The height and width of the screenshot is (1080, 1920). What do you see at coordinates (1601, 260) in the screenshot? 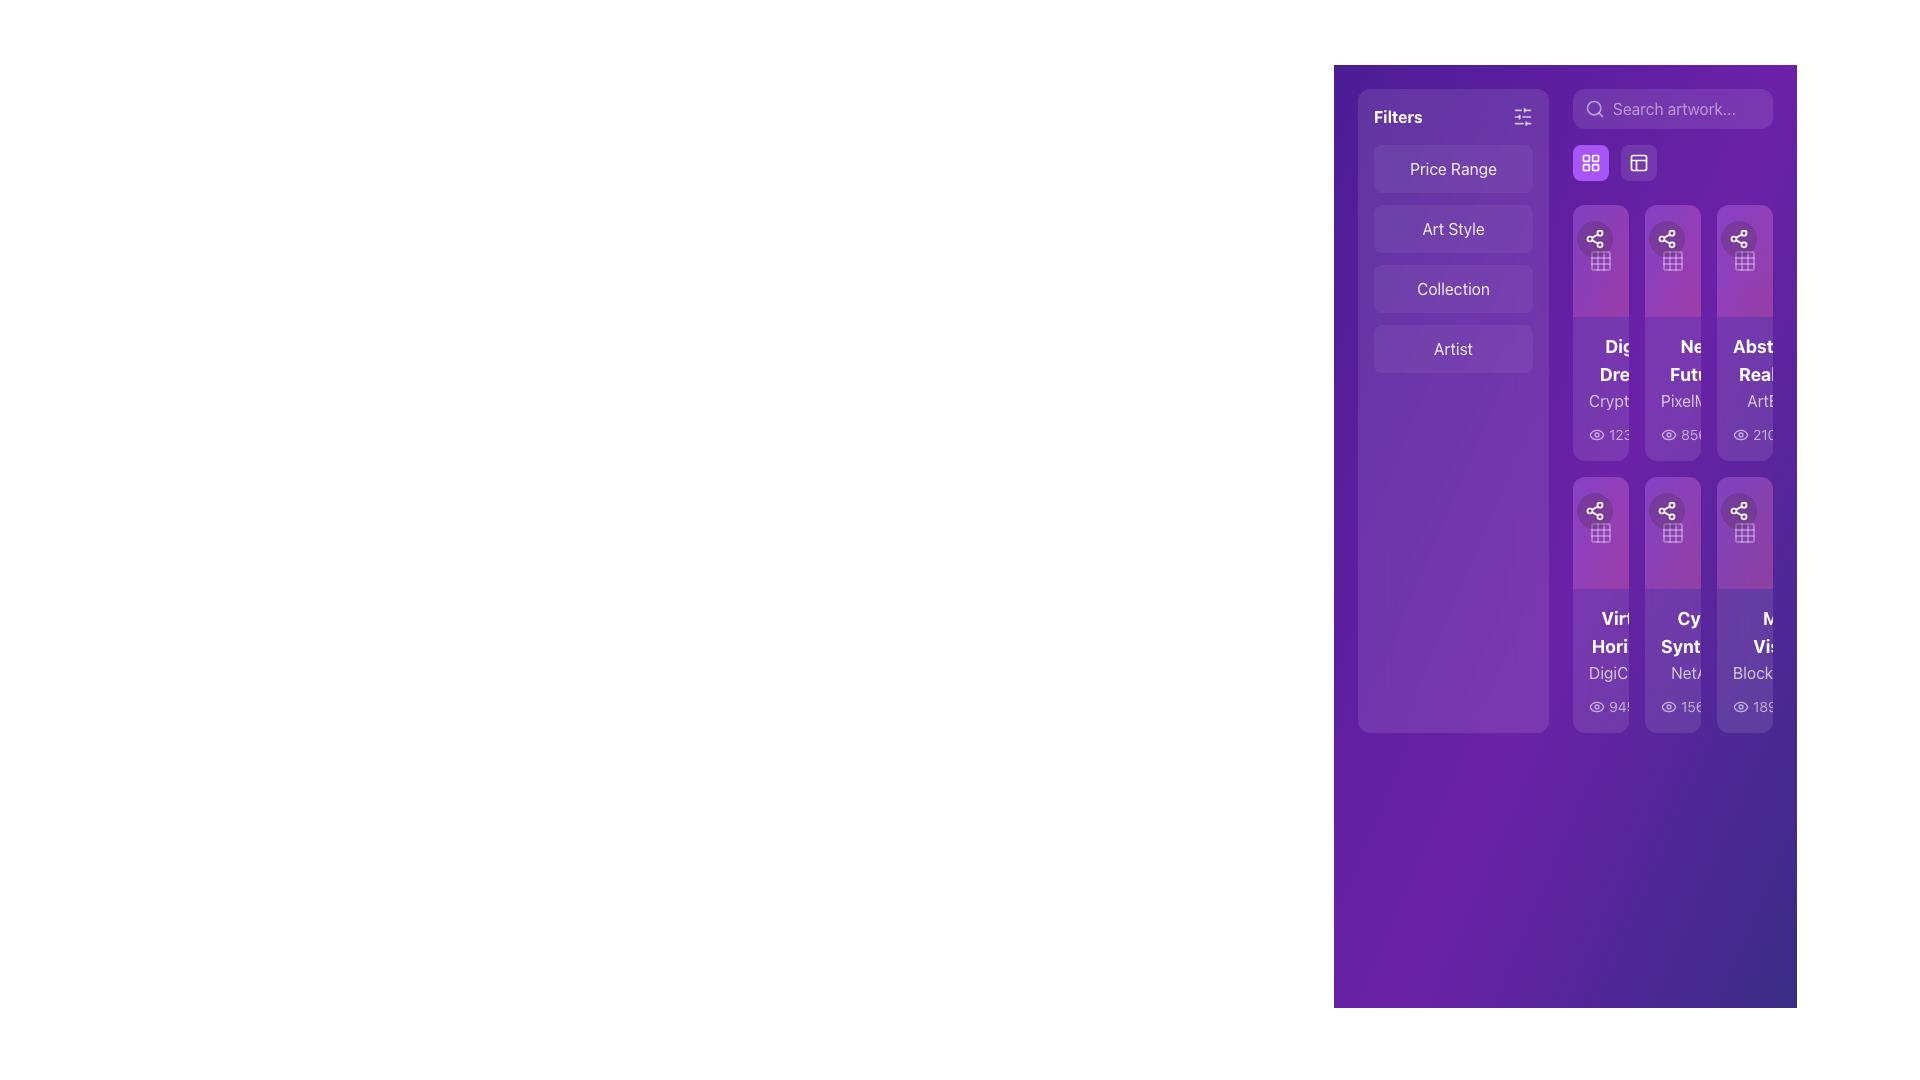
I see `the grid icon in the card-like component located in the second column of the main grid layout` at bounding box center [1601, 260].